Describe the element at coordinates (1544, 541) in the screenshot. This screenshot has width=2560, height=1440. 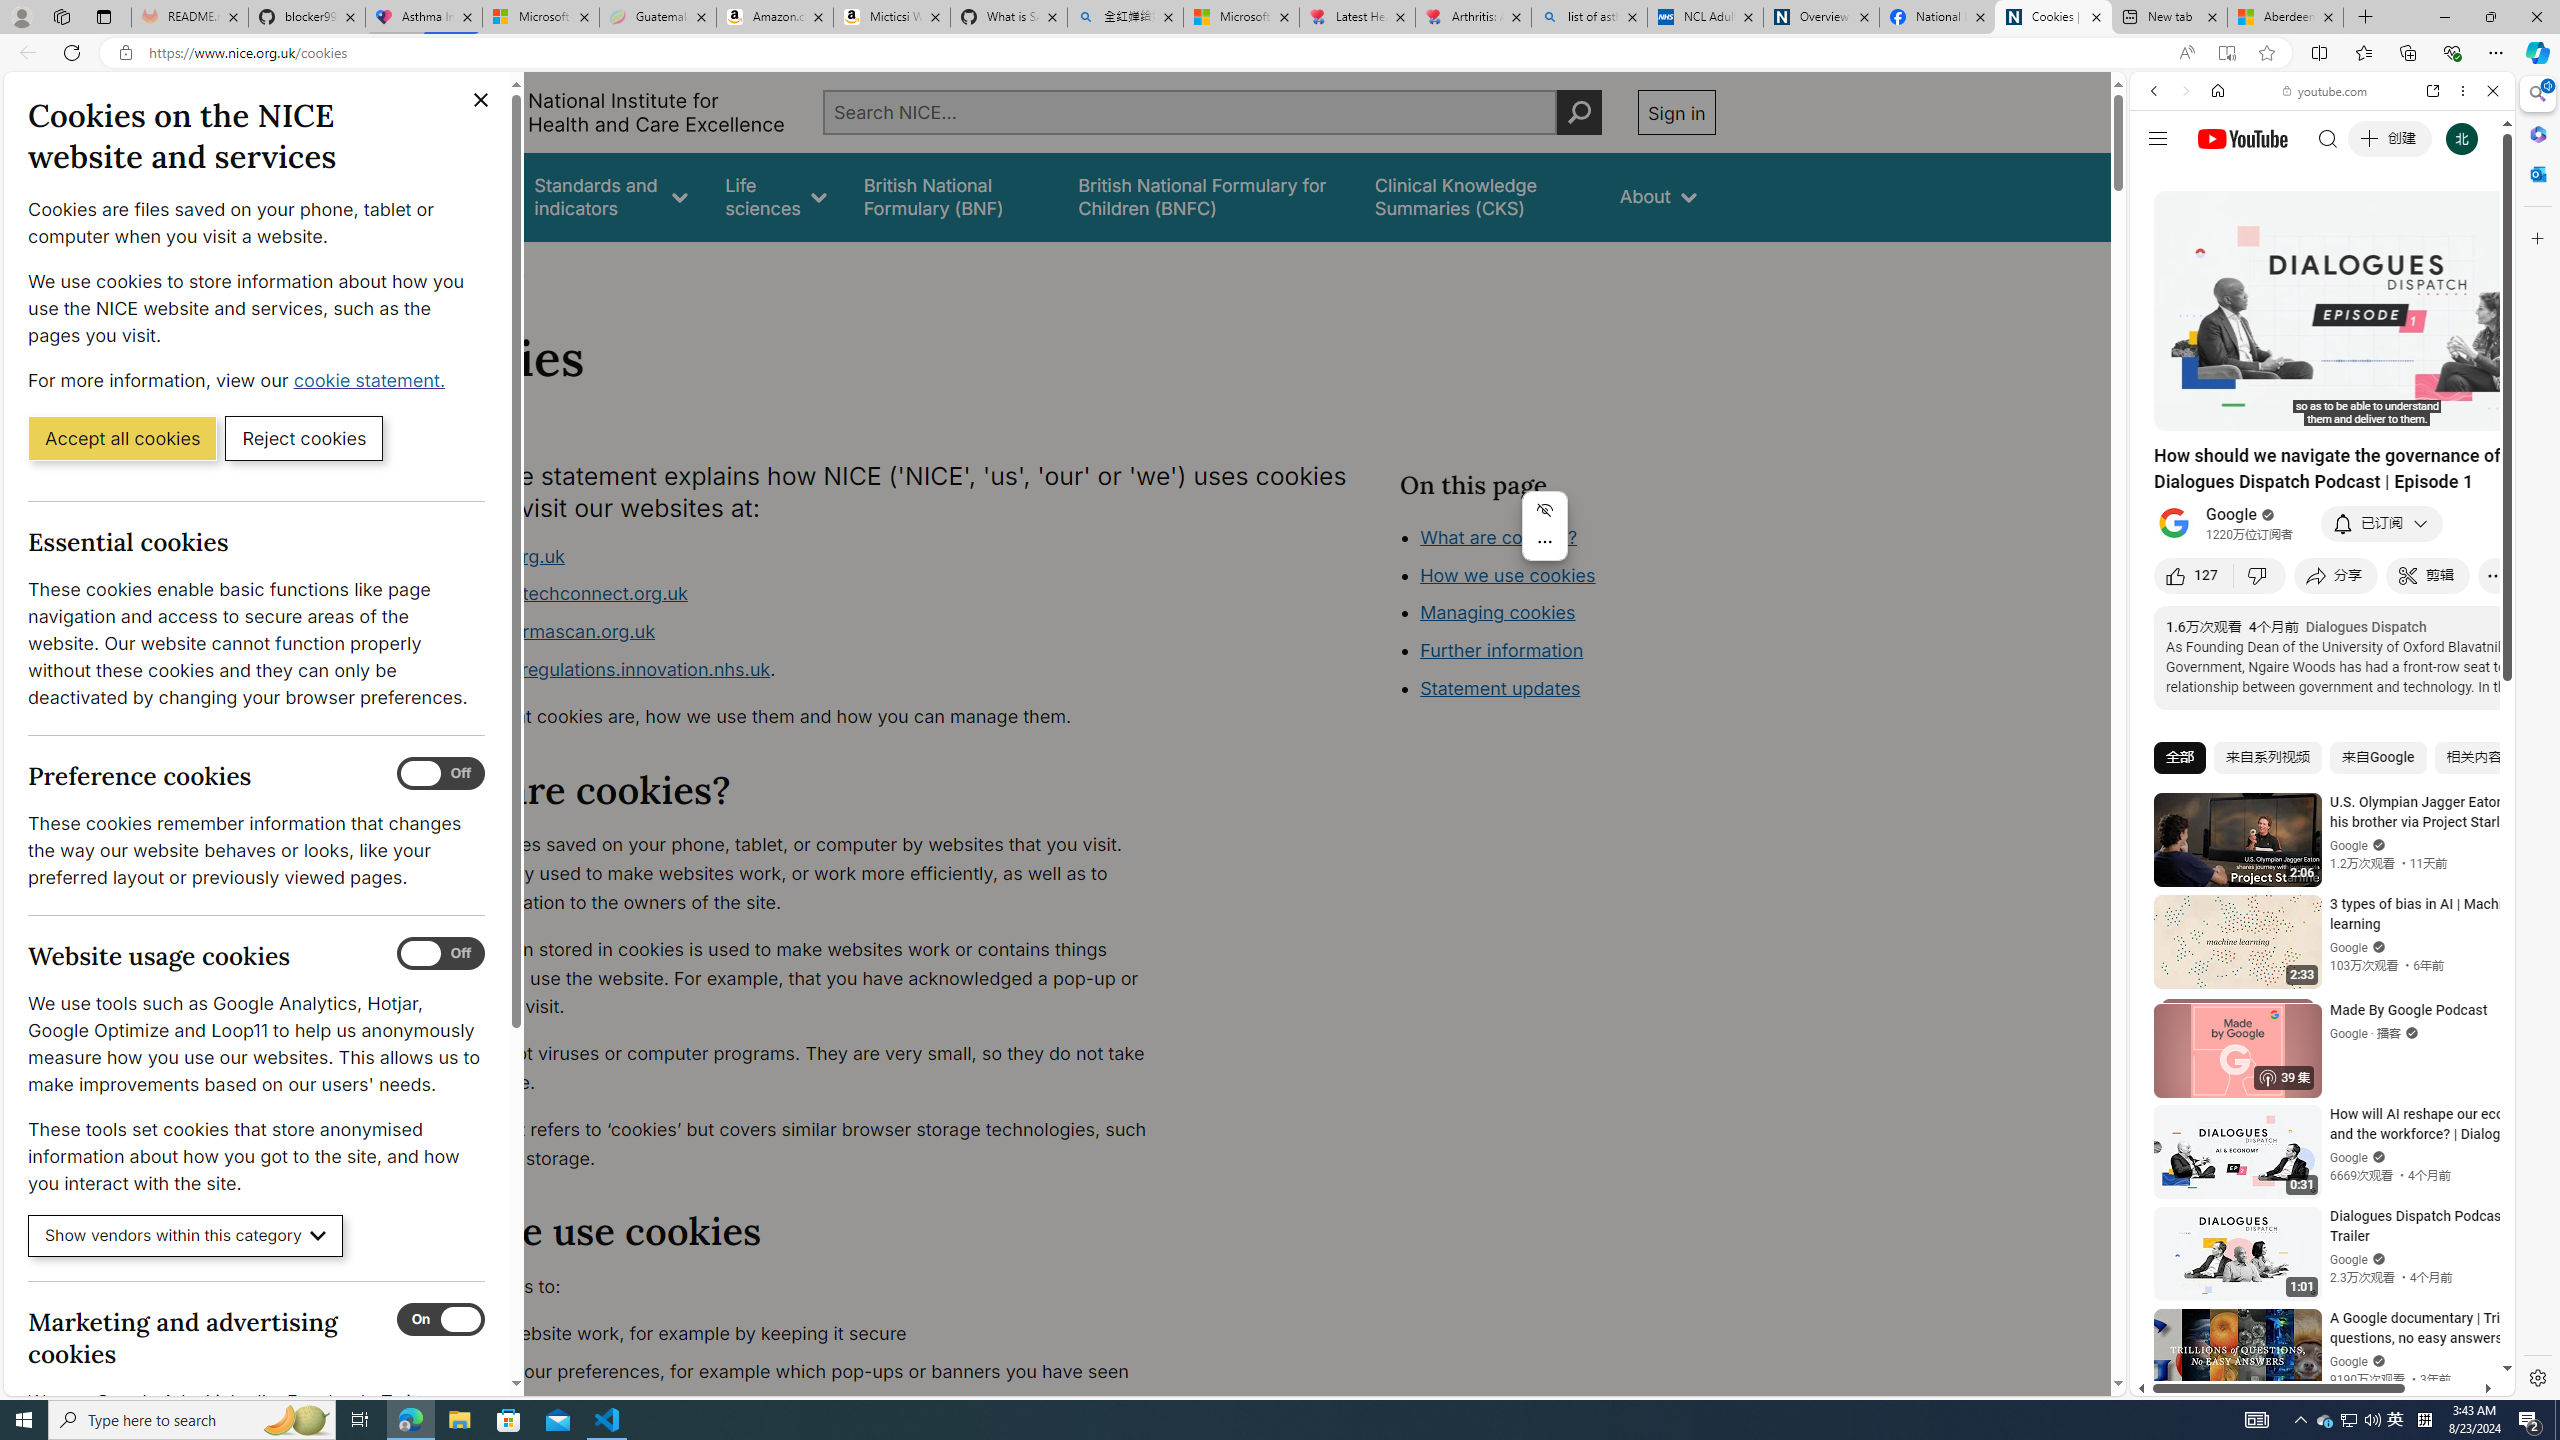
I see `'More actions'` at that location.